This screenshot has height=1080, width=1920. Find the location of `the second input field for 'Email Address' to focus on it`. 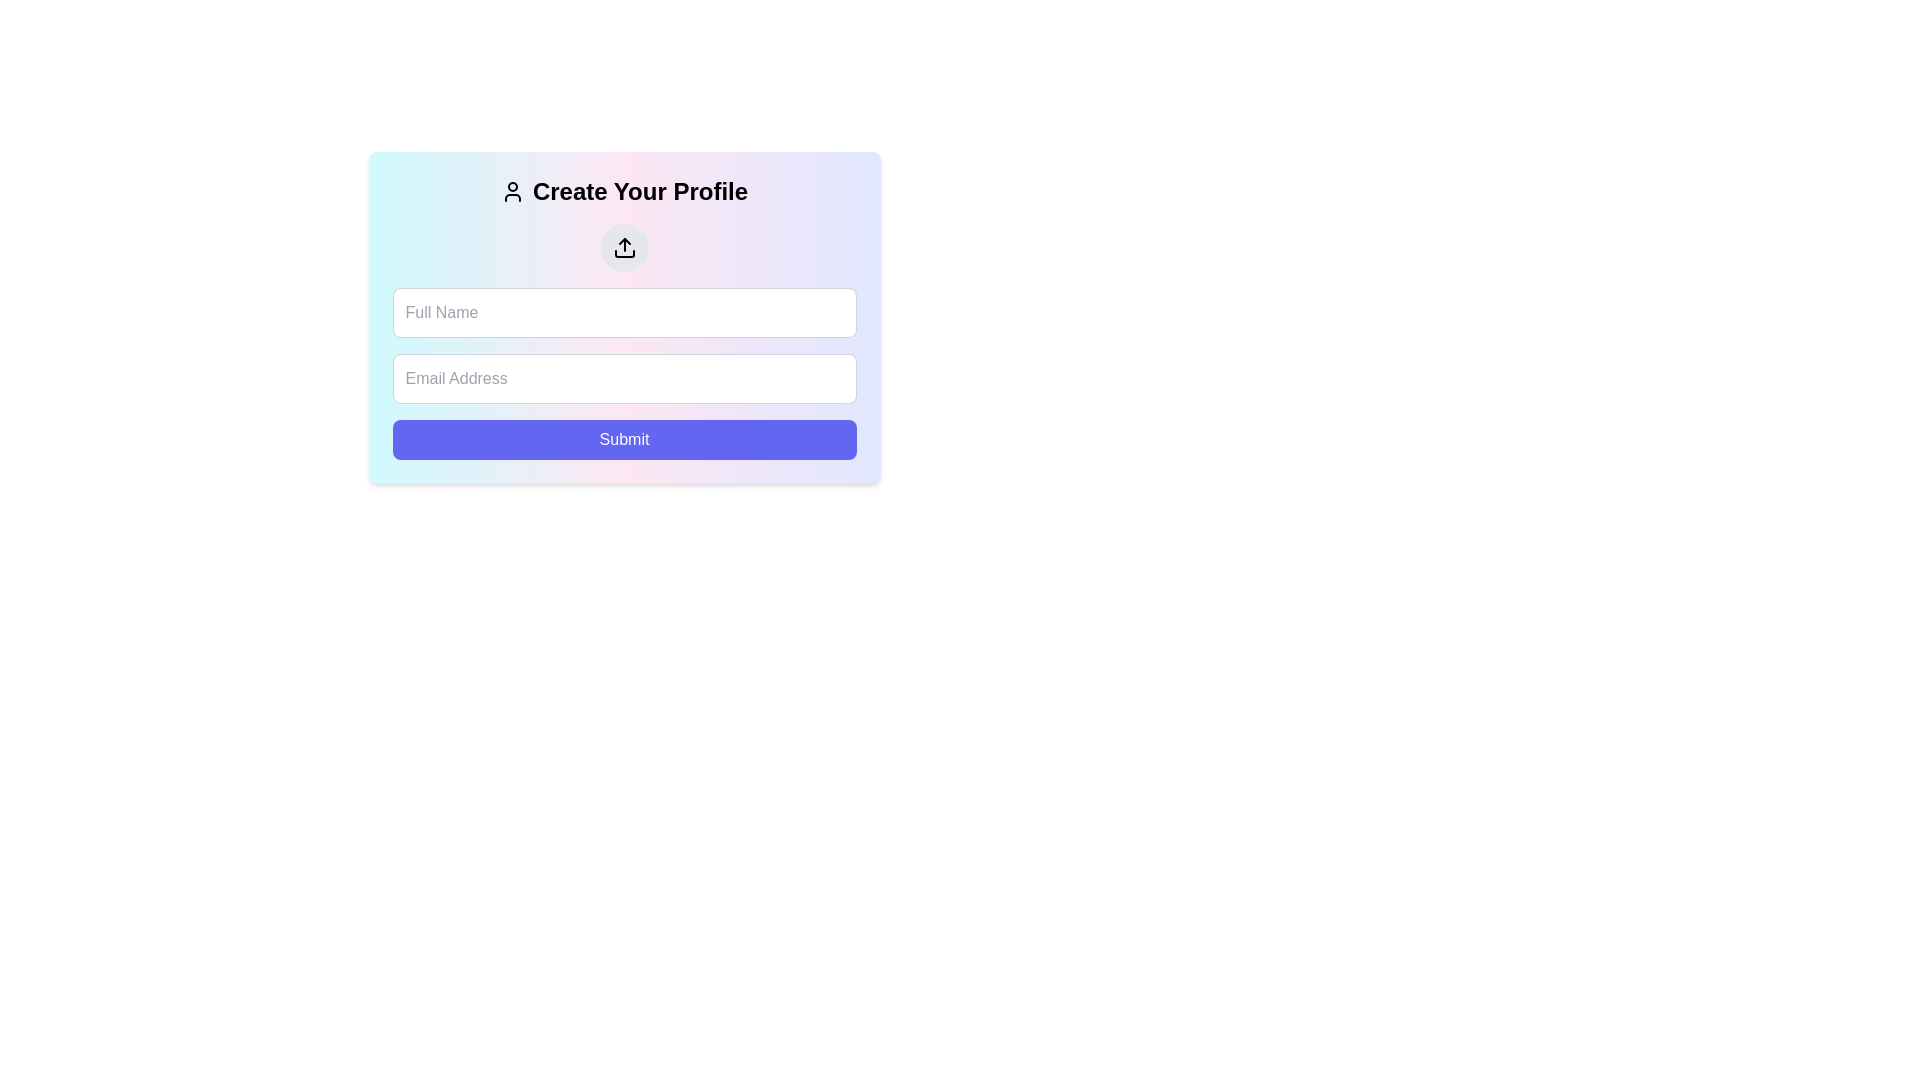

the second input field for 'Email Address' to focus on it is located at coordinates (623, 378).